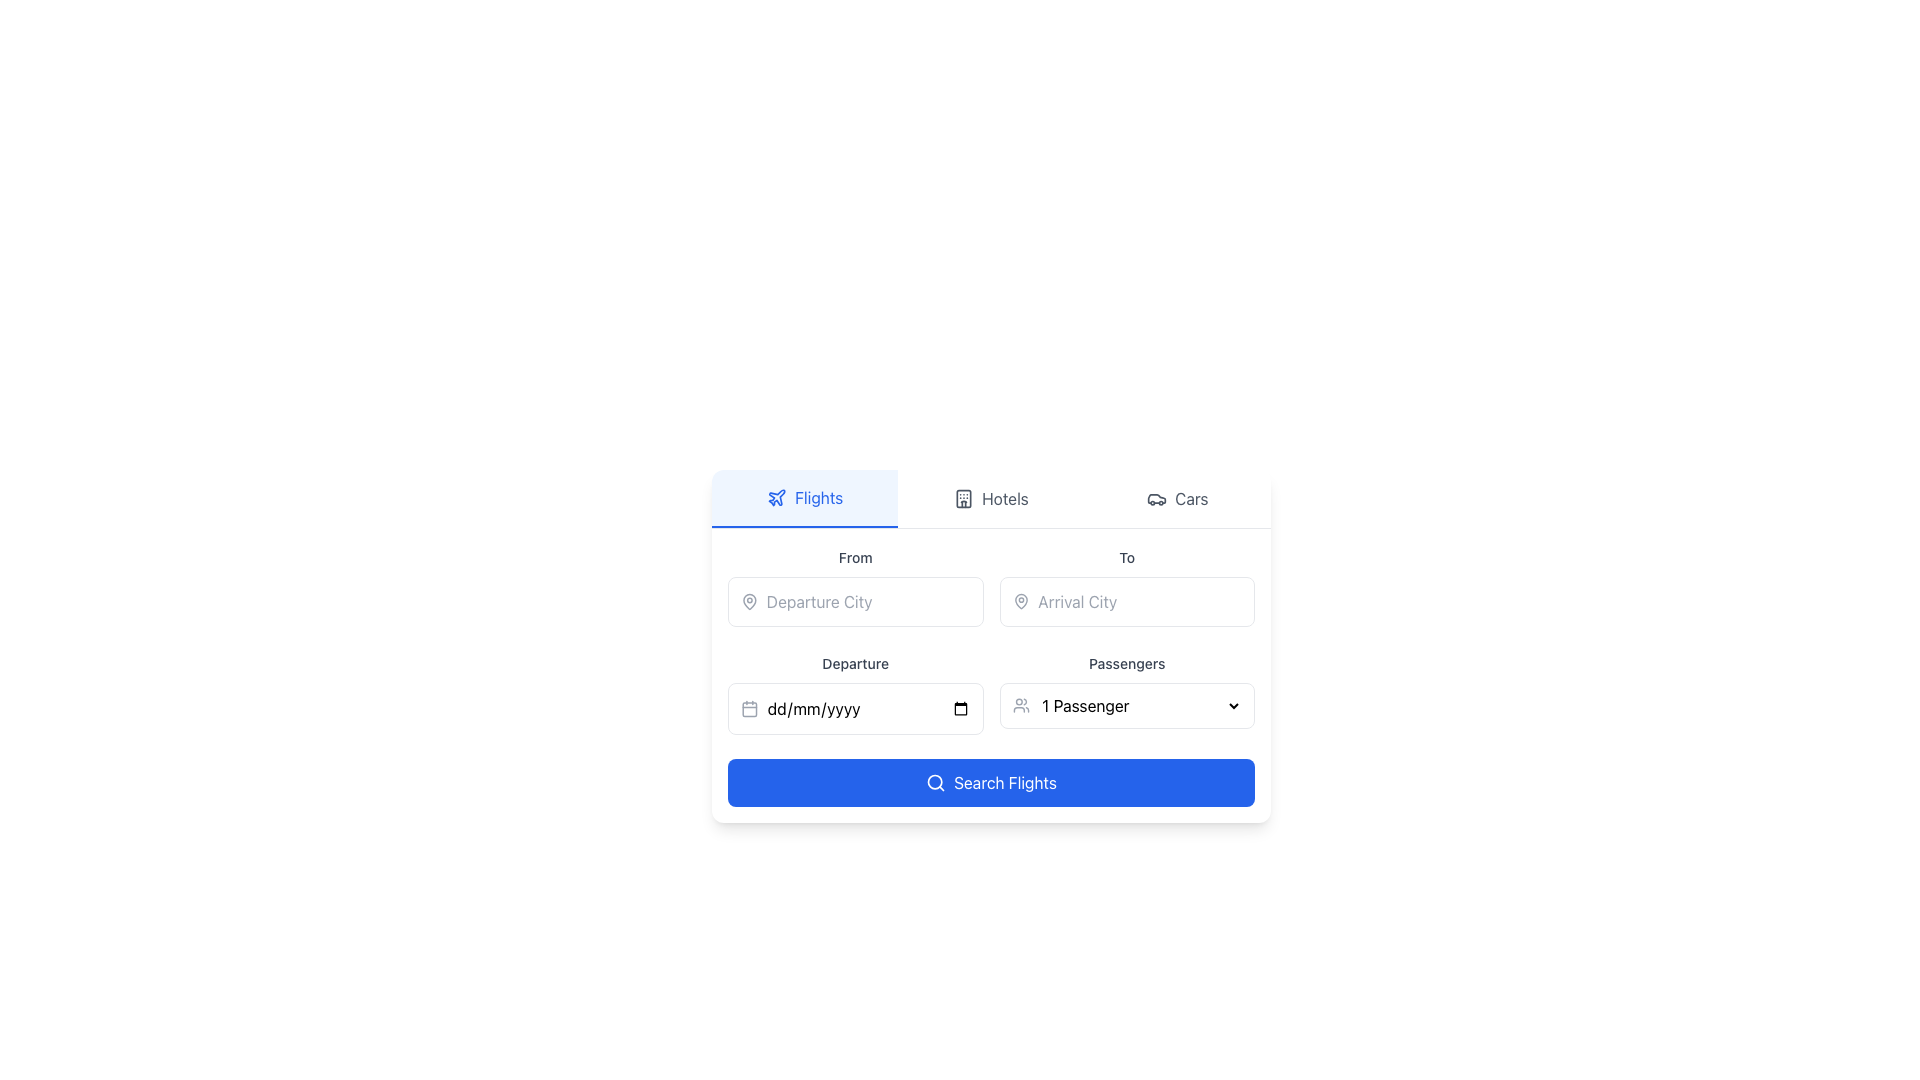 This screenshot has height=1080, width=1920. I want to click on the SVG icon of a car located in the 'Cars' section of the tabbed interface, positioned to the left of the text 'Cars', so click(1157, 497).